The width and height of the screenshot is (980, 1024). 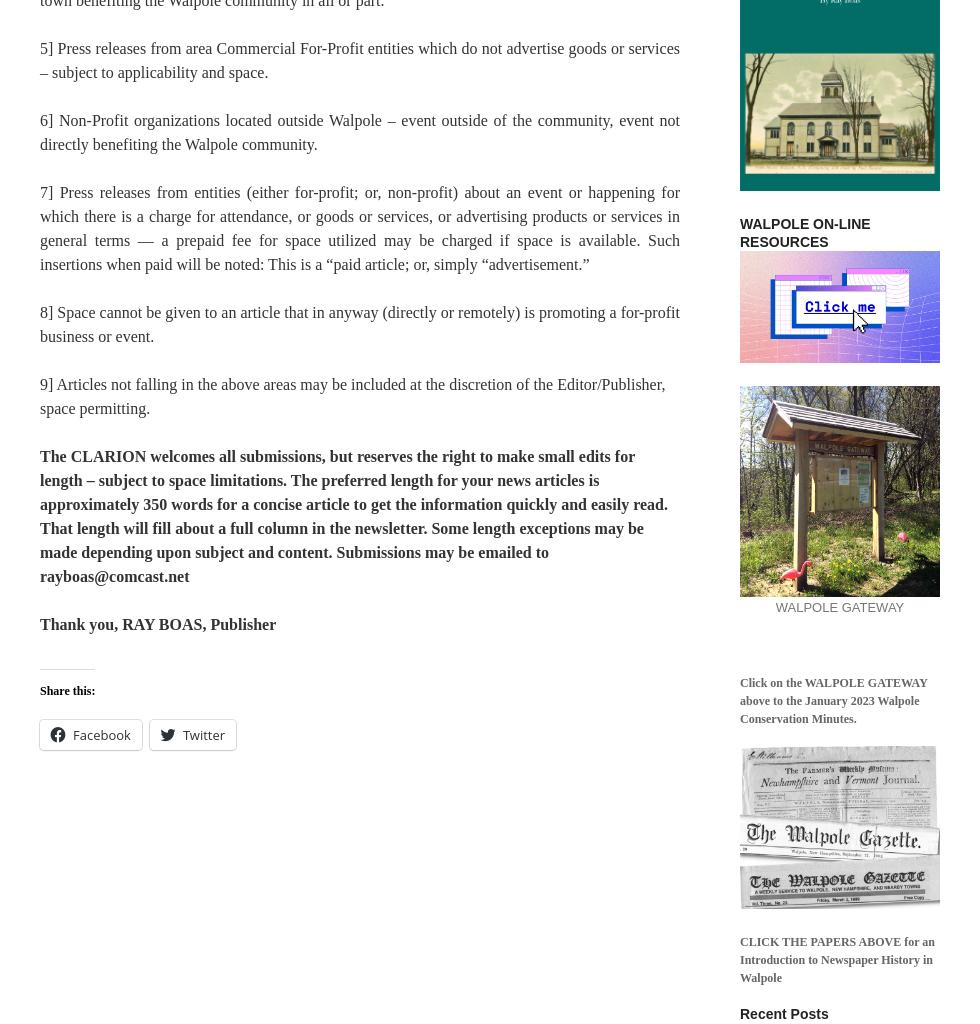 I want to click on 'Share this:', so click(x=39, y=690).